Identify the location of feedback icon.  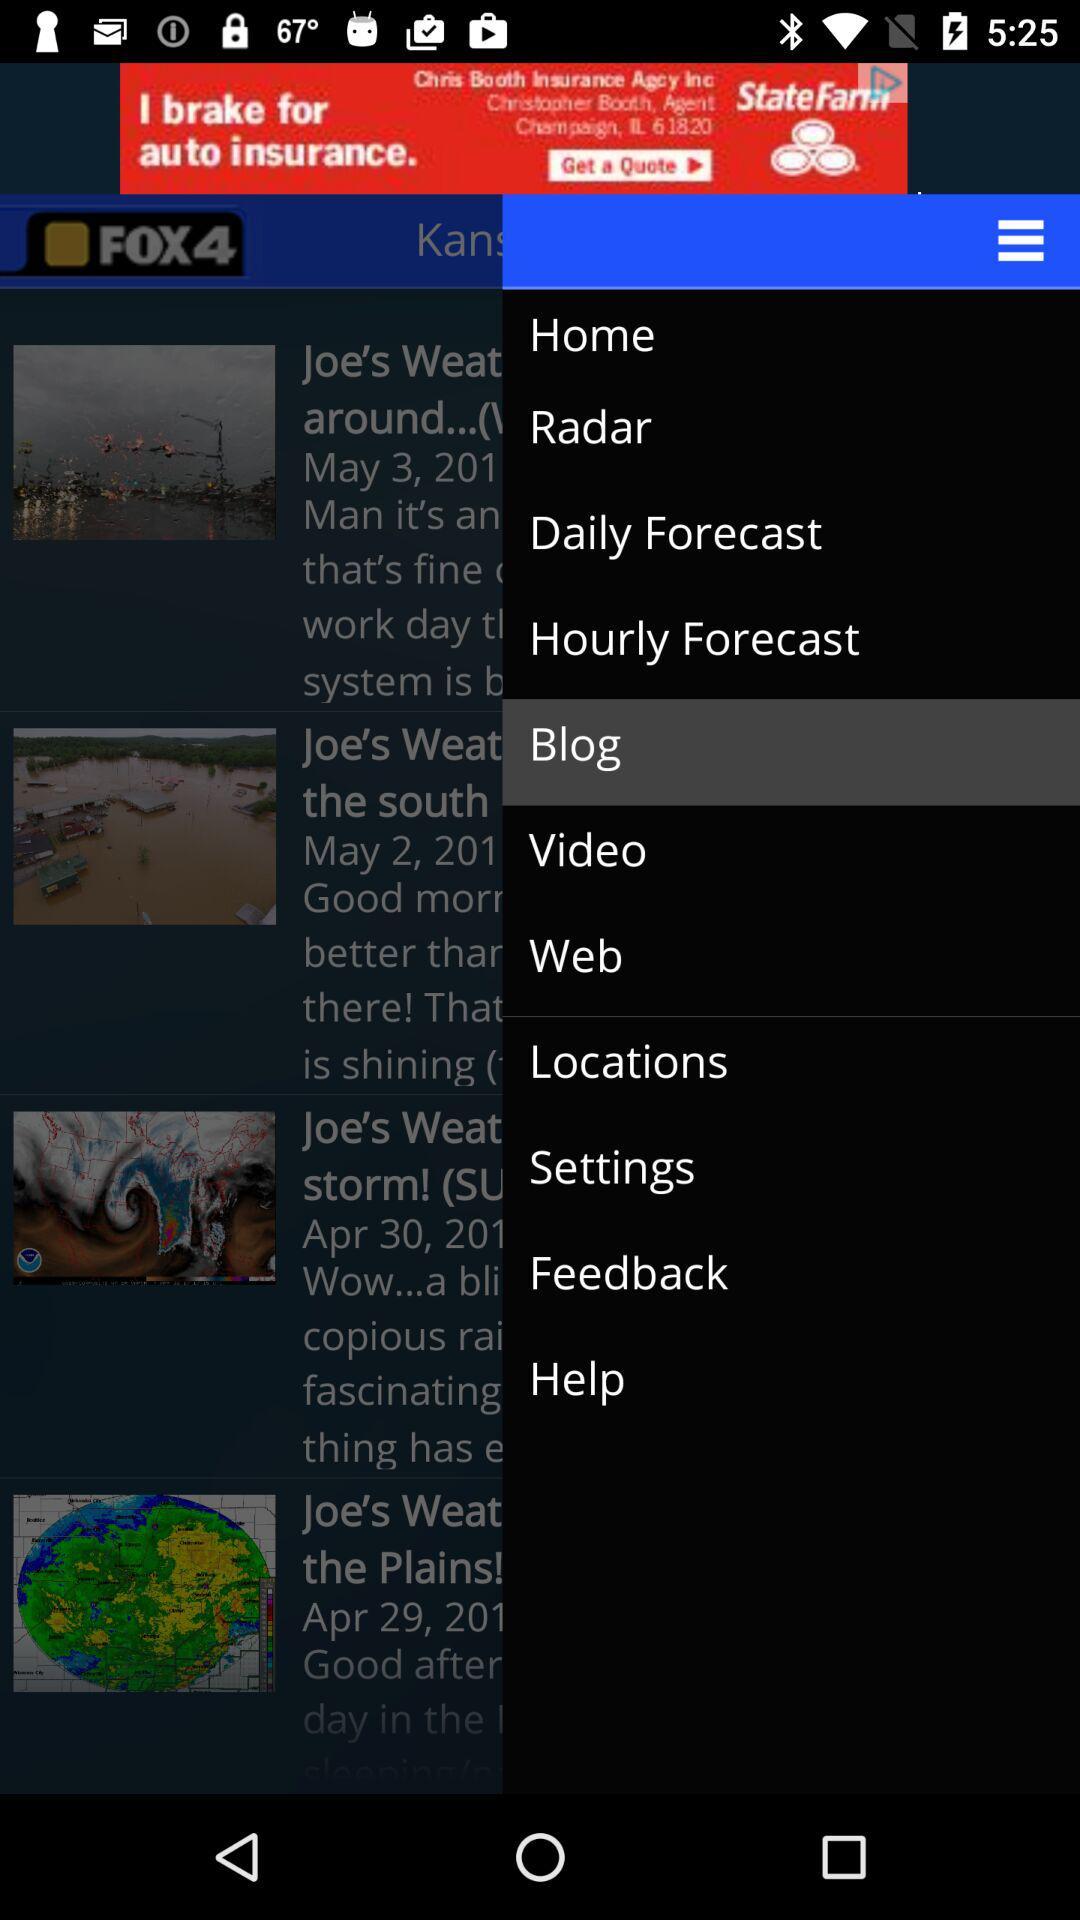
(774, 1272).